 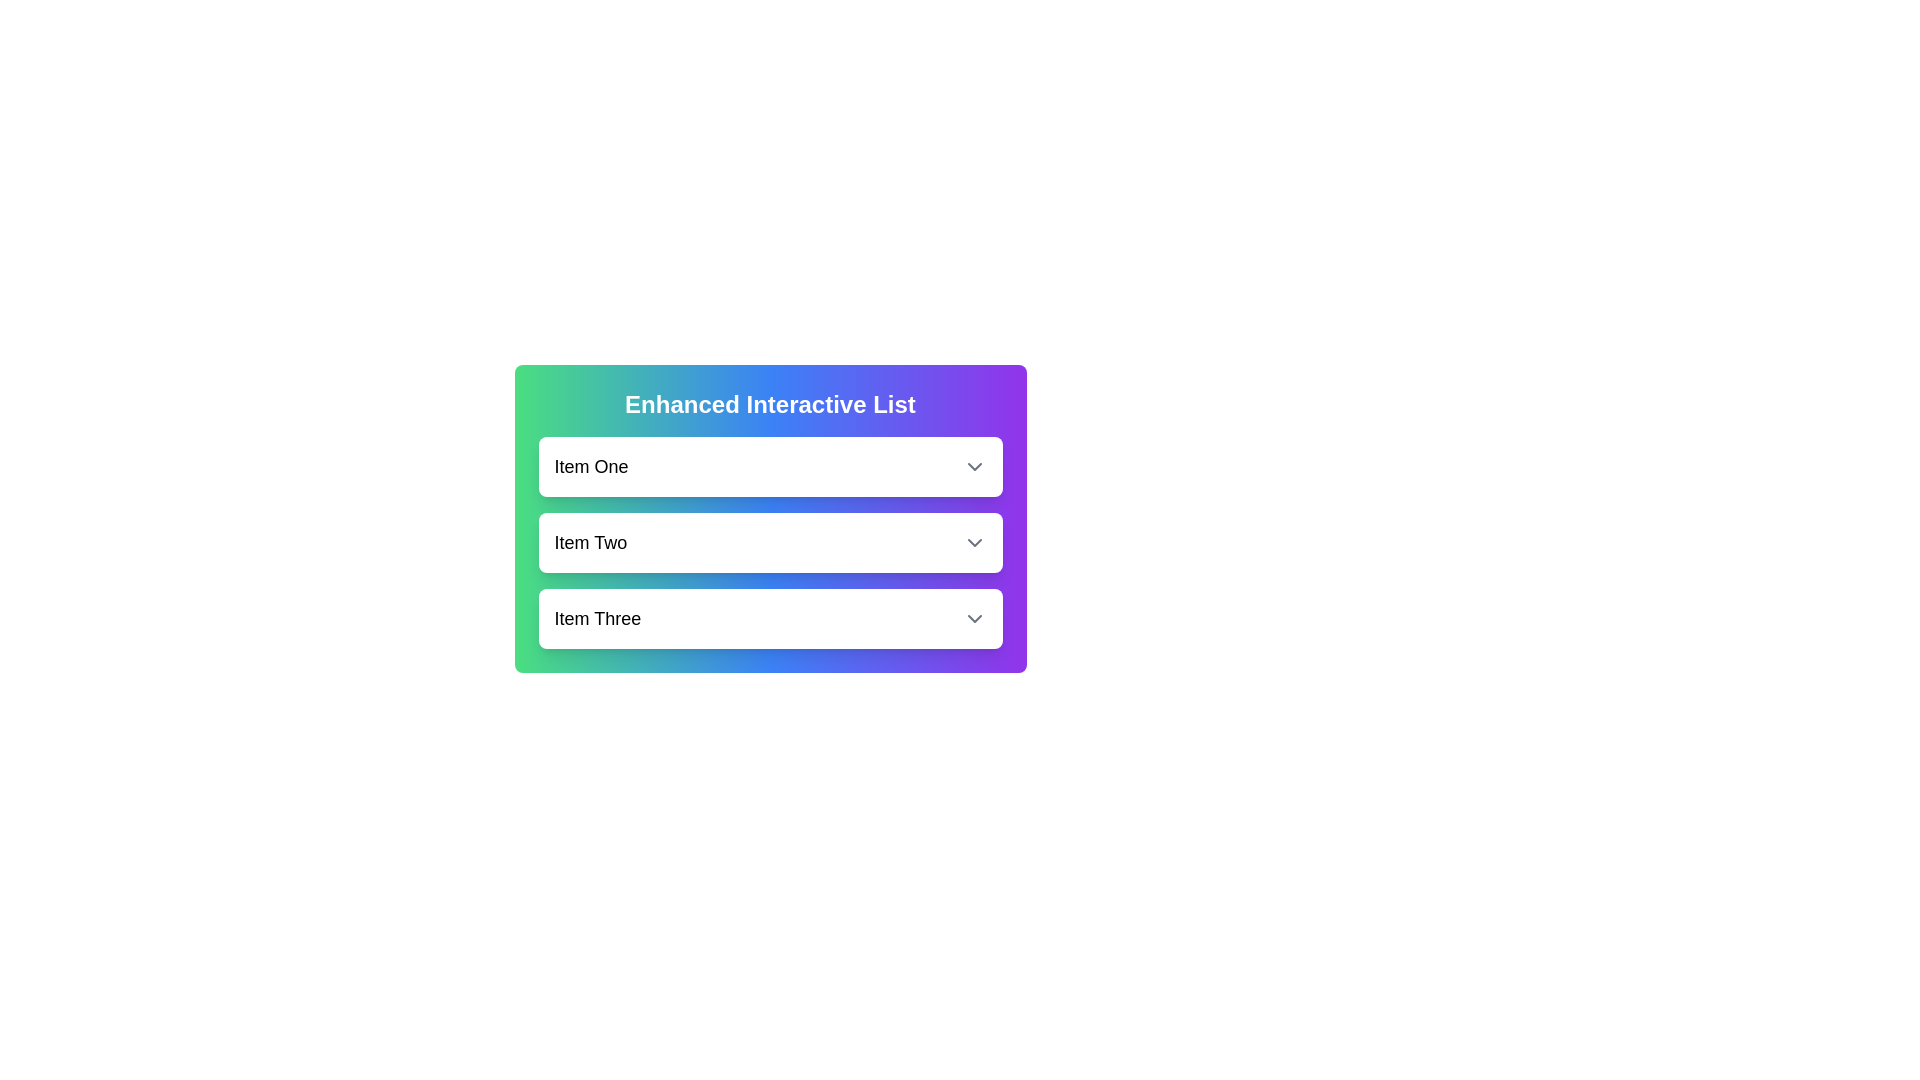 I want to click on the second item in the 'Enhanced Interactive List', so click(x=769, y=543).